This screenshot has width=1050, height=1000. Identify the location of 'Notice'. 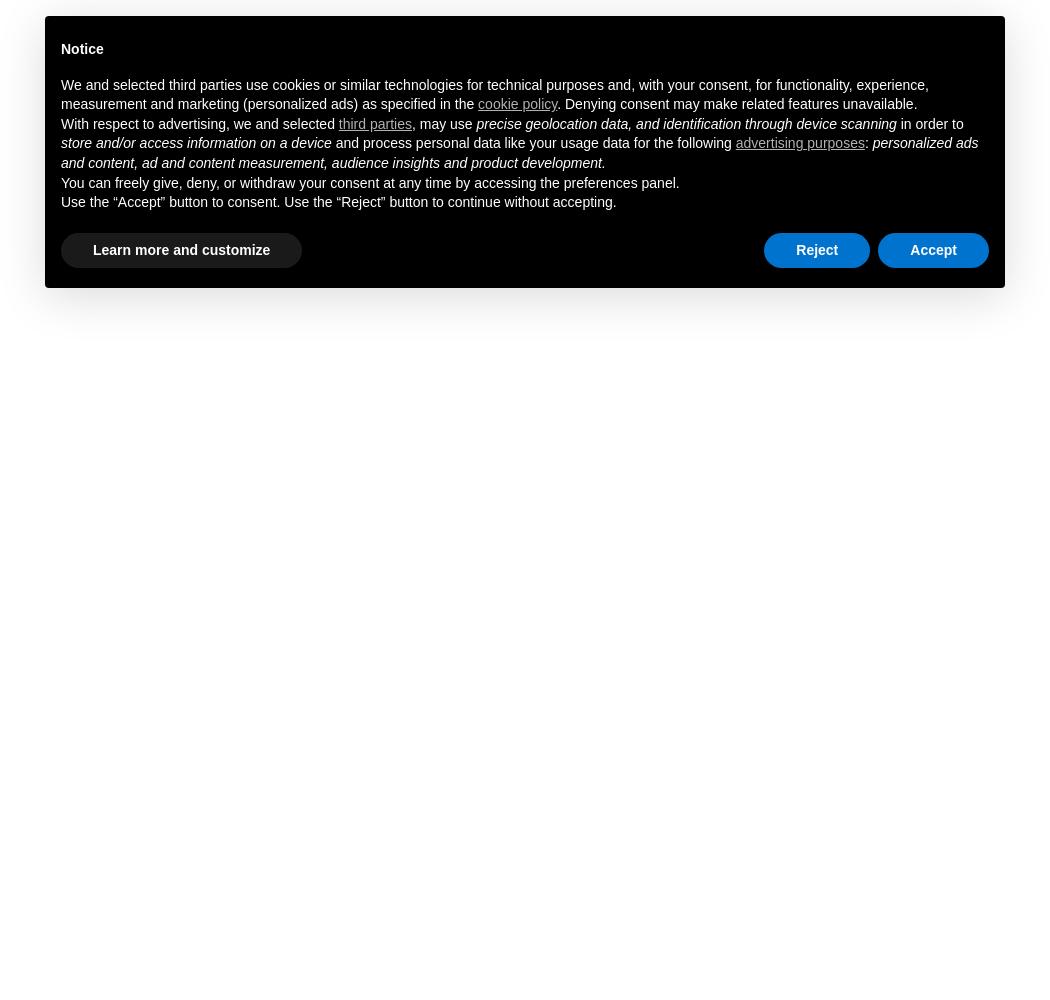
(82, 49).